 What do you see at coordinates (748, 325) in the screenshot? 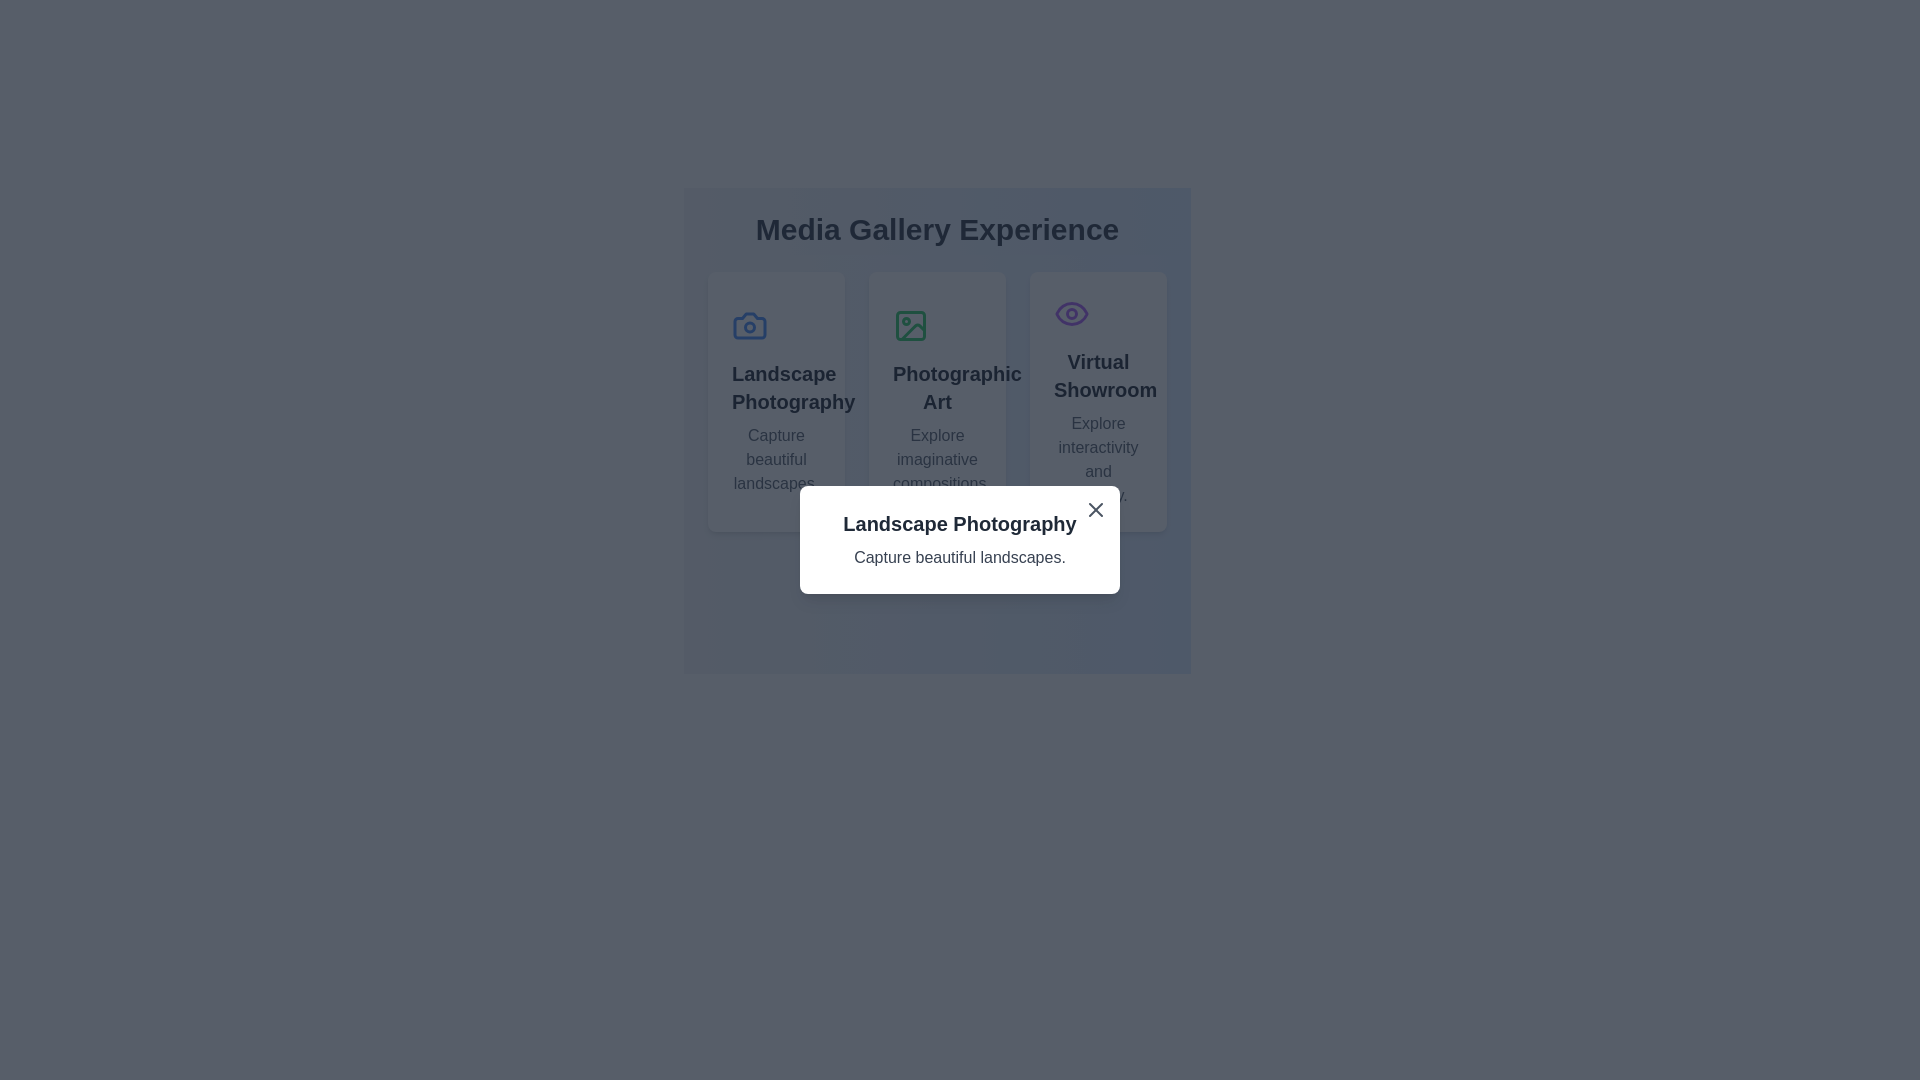
I see `the photography icon located in the top-left corner of the leftmost card under the title 'Media Gallery Experience'` at bounding box center [748, 325].